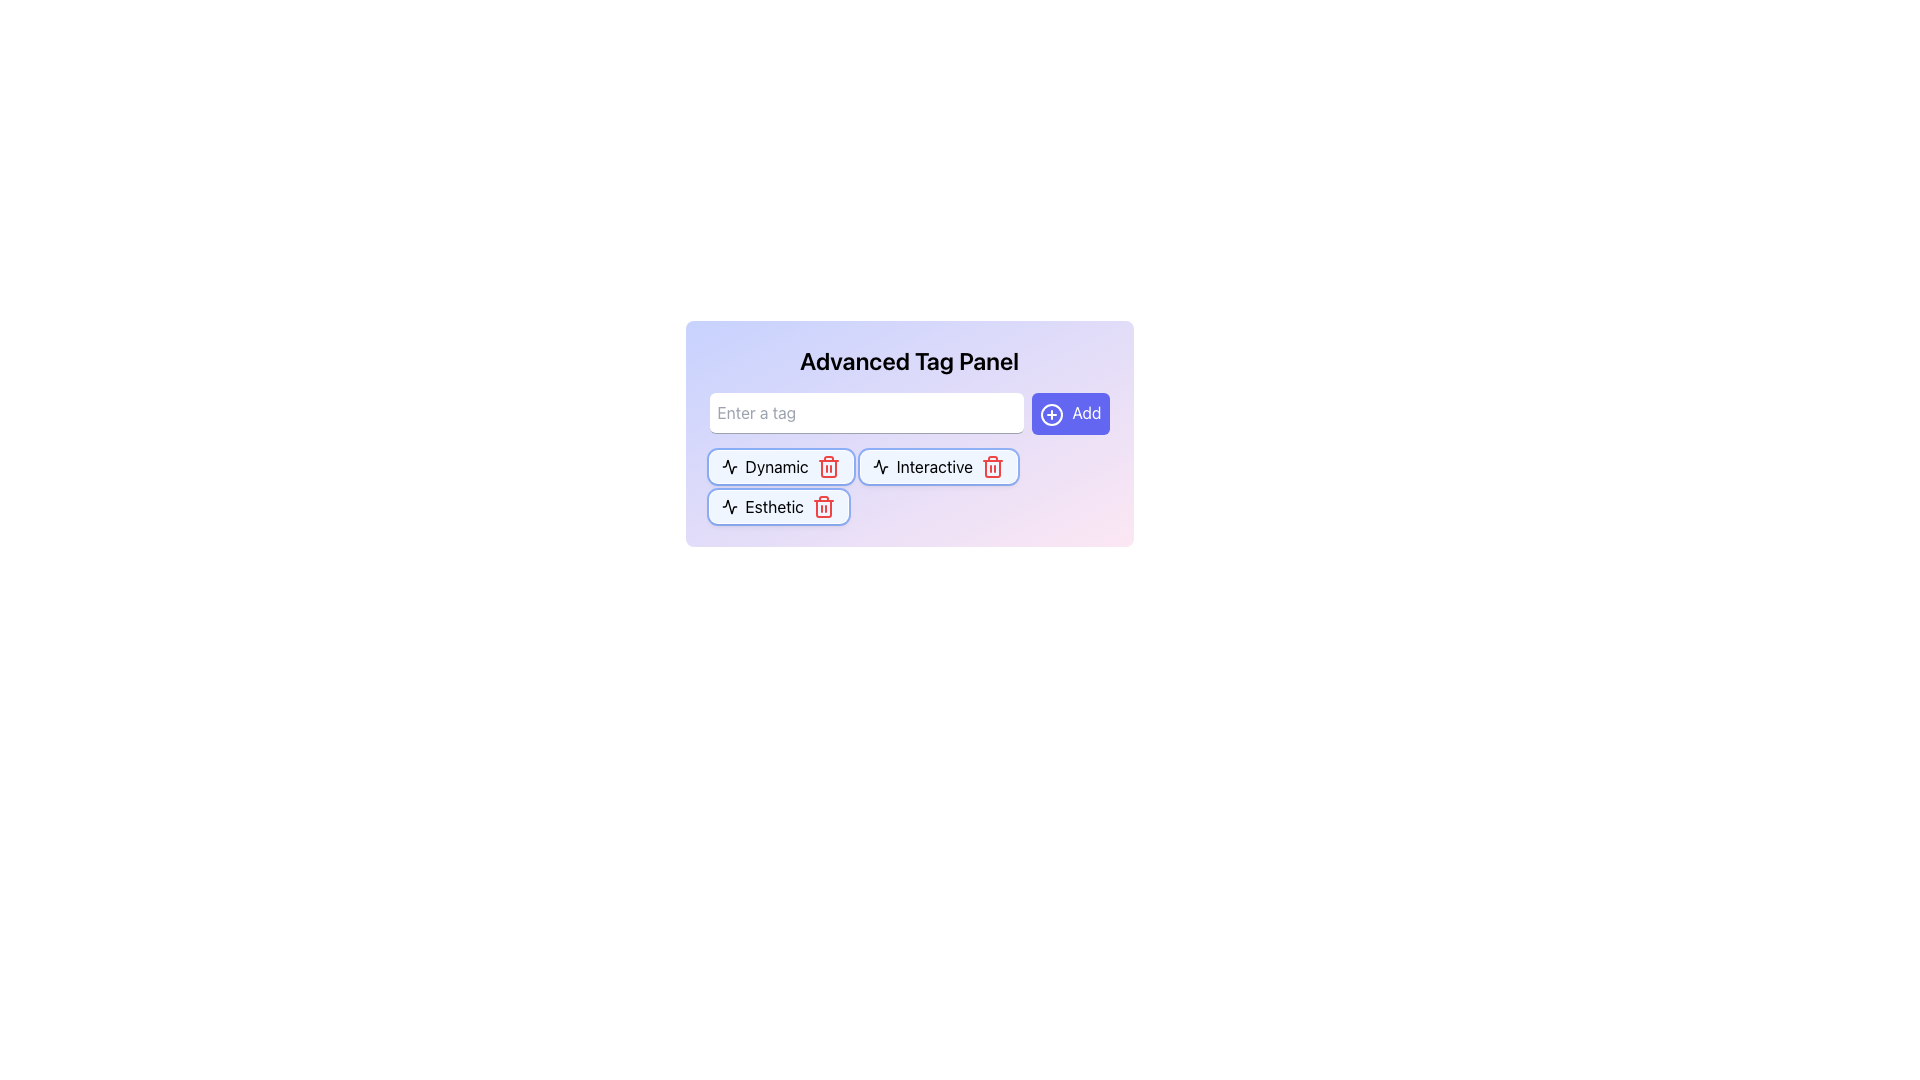 The height and width of the screenshot is (1080, 1920). What do you see at coordinates (773, 505) in the screenshot?
I see `the 'Esthetic' tag button located in the 'Advanced Tag Panel', which is the third button in the vertical layout of tags` at bounding box center [773, 505].